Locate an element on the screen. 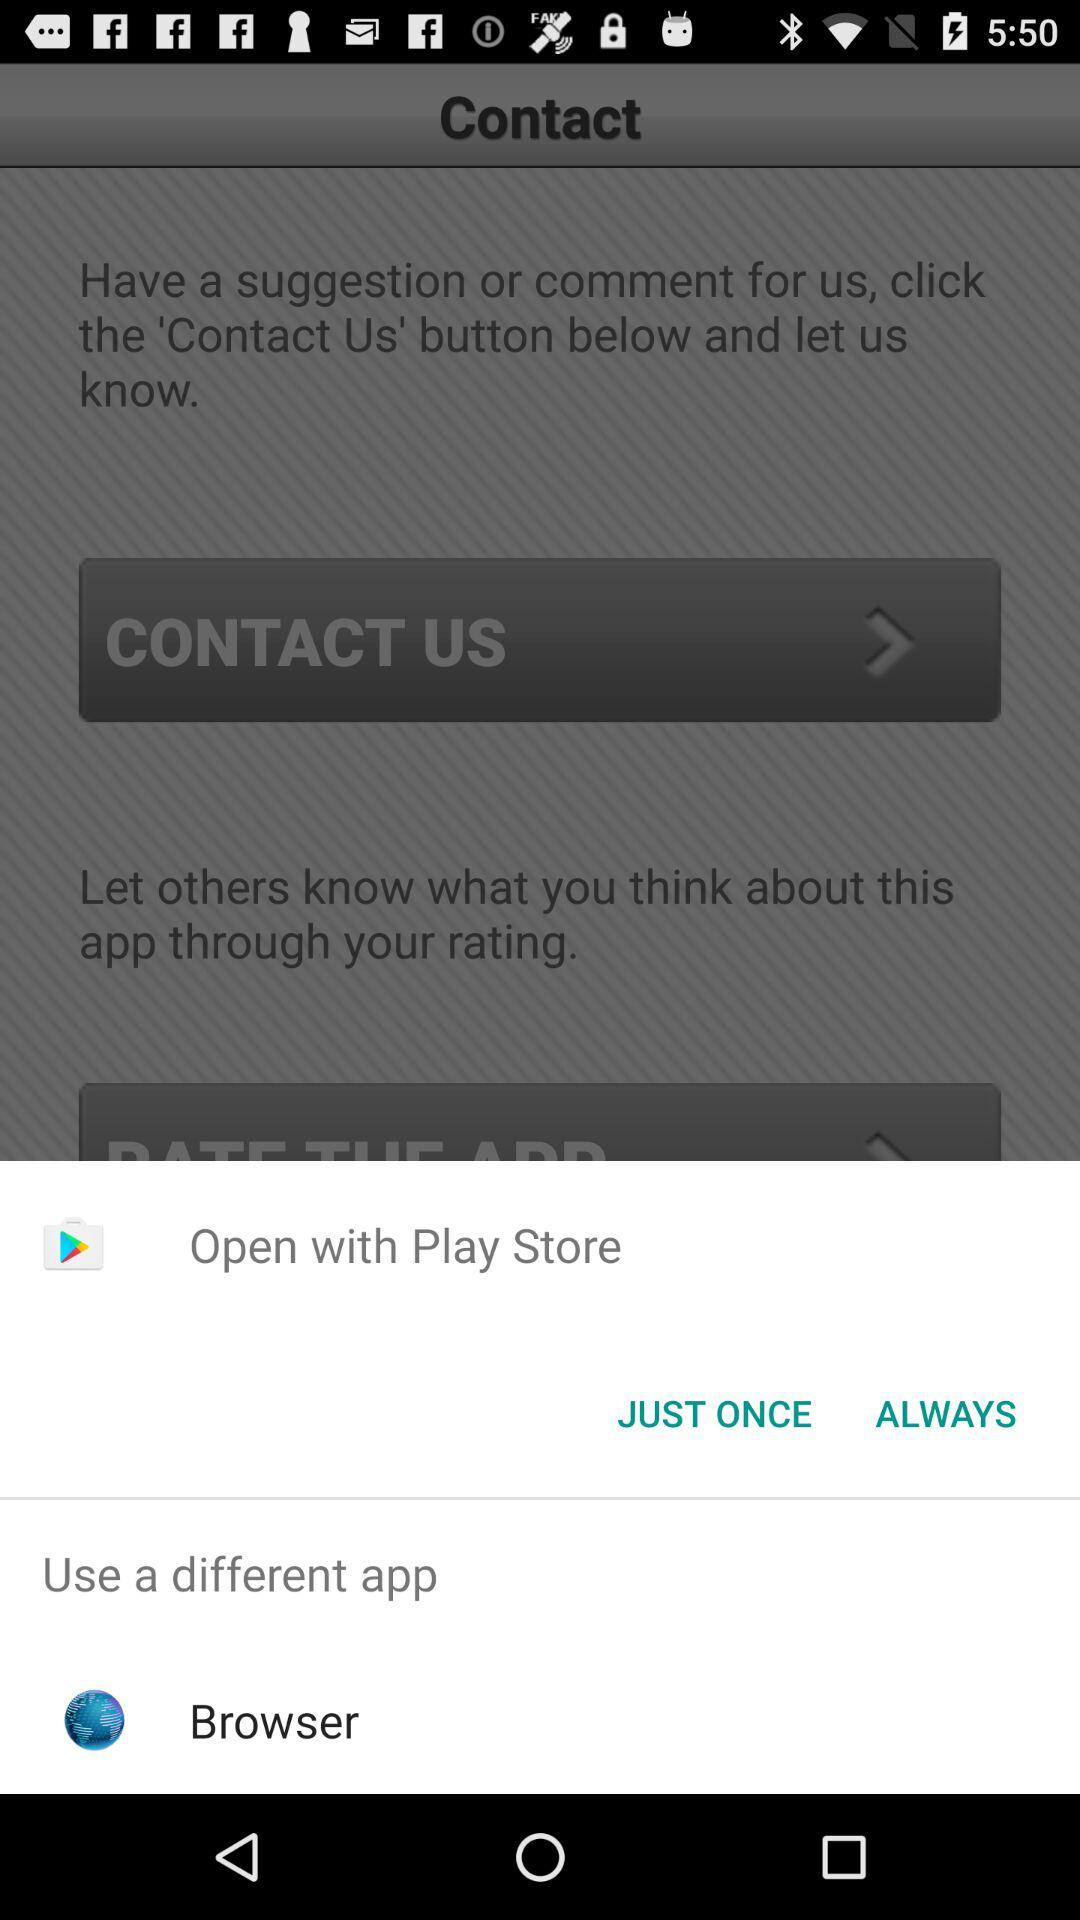 Image resolution: width=1080 pixels, height=1920 pixels. the item below the use a different item is located at coordinates (274, 1719).